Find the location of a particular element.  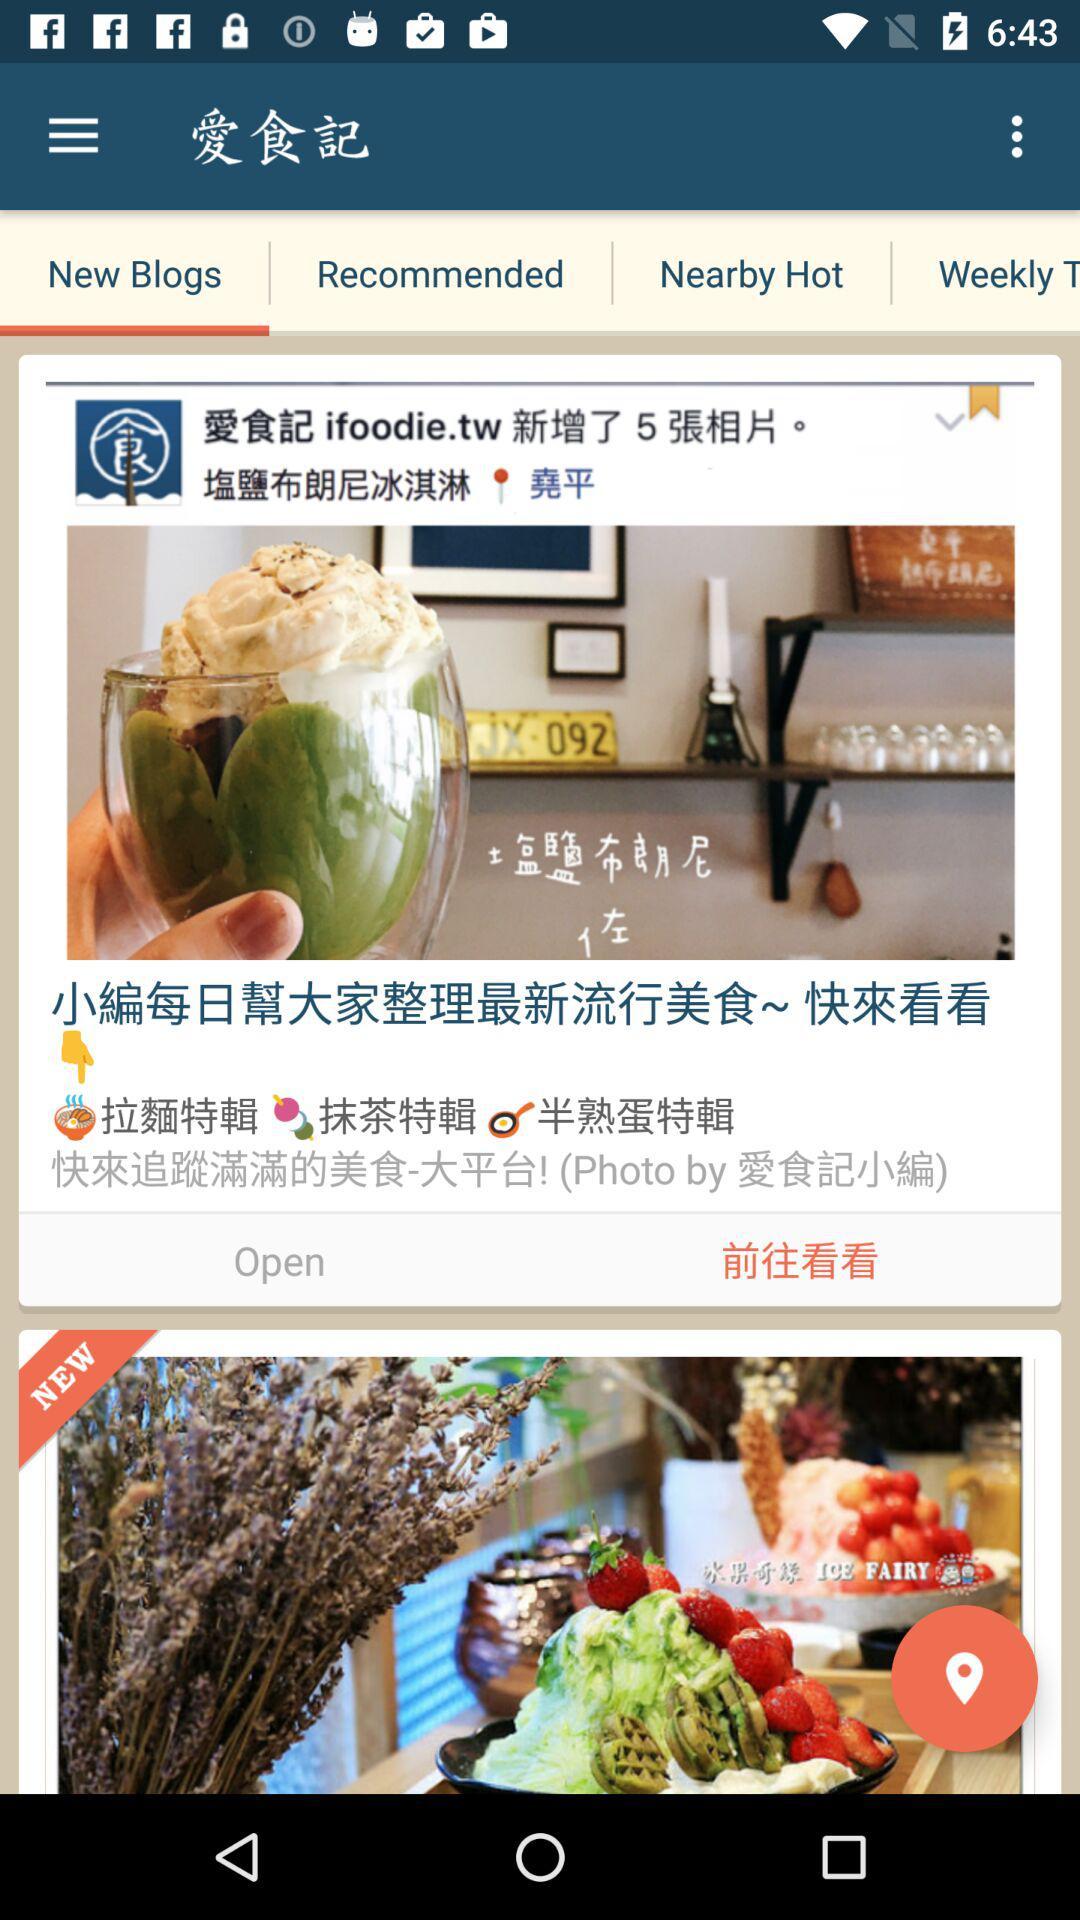

the location icon is located at coordinates (963, 1678).